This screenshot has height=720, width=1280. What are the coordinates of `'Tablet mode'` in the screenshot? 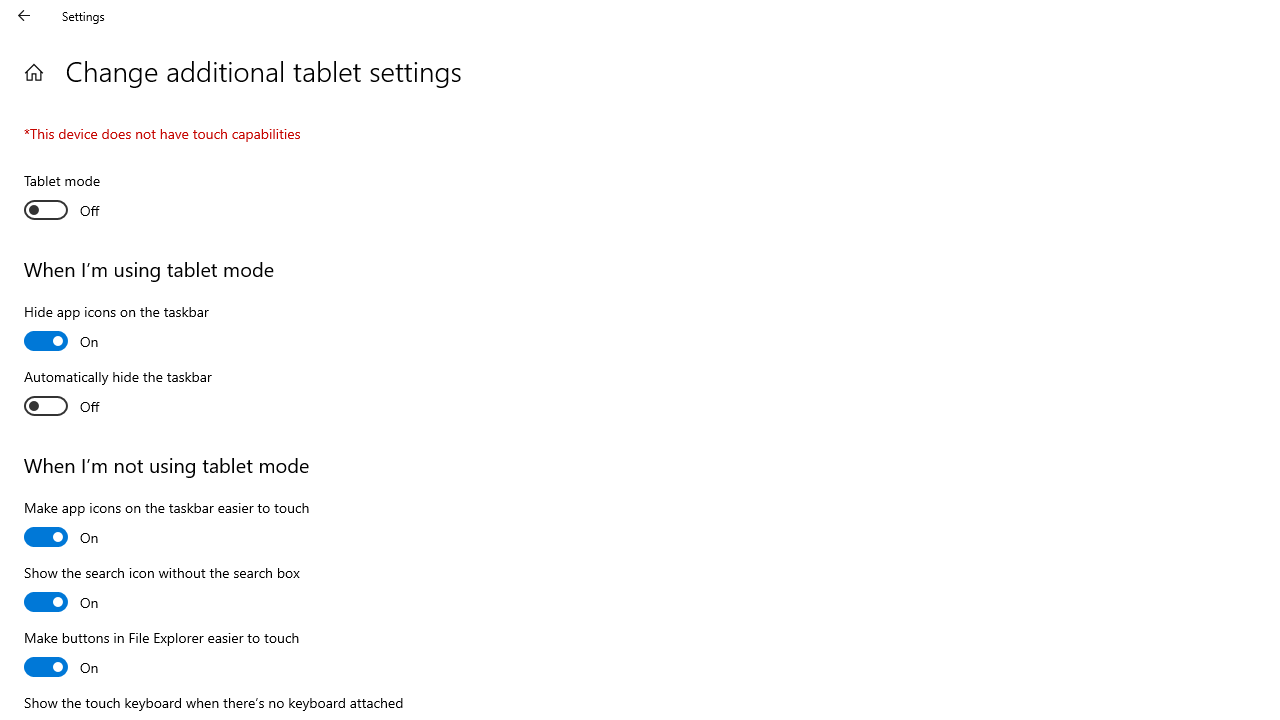 It's located at (96, 198).